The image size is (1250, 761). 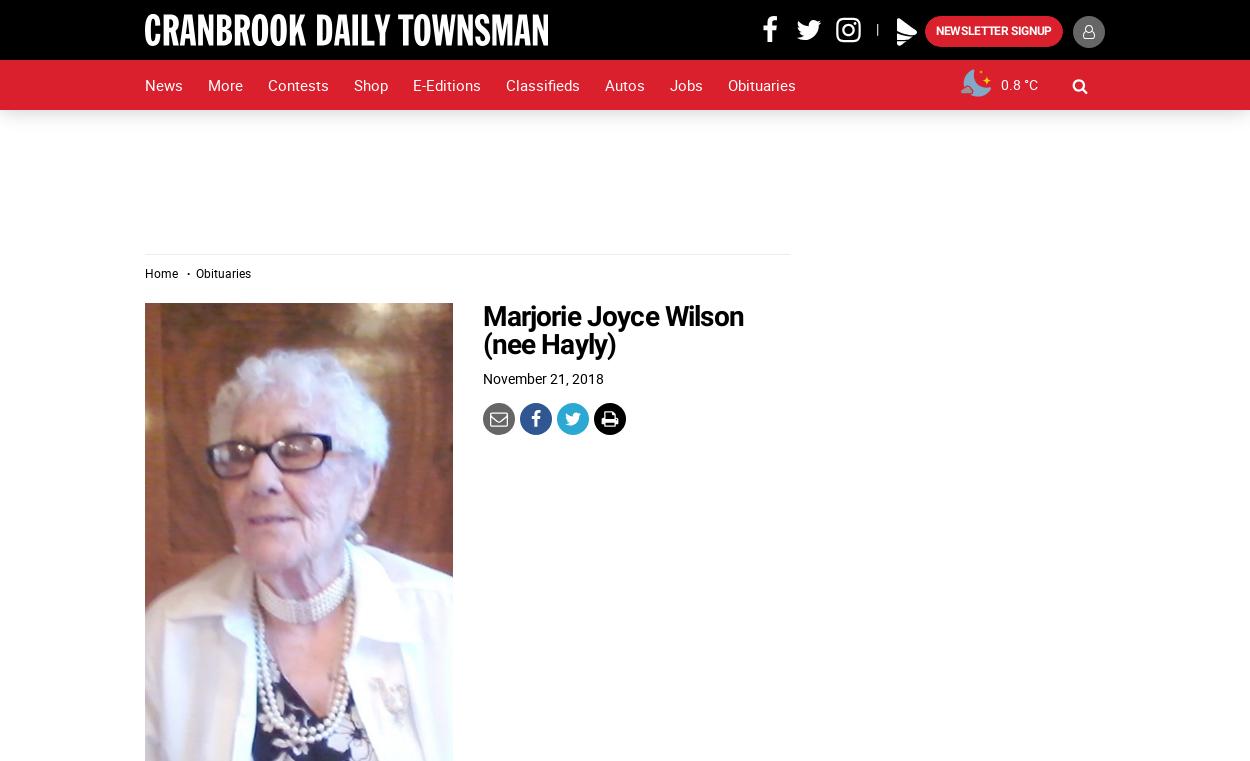 What do you see at coordinates (1019, 84) in the screenshot?
I see `'0.8 °C'` at bounding box center [1019, 84].